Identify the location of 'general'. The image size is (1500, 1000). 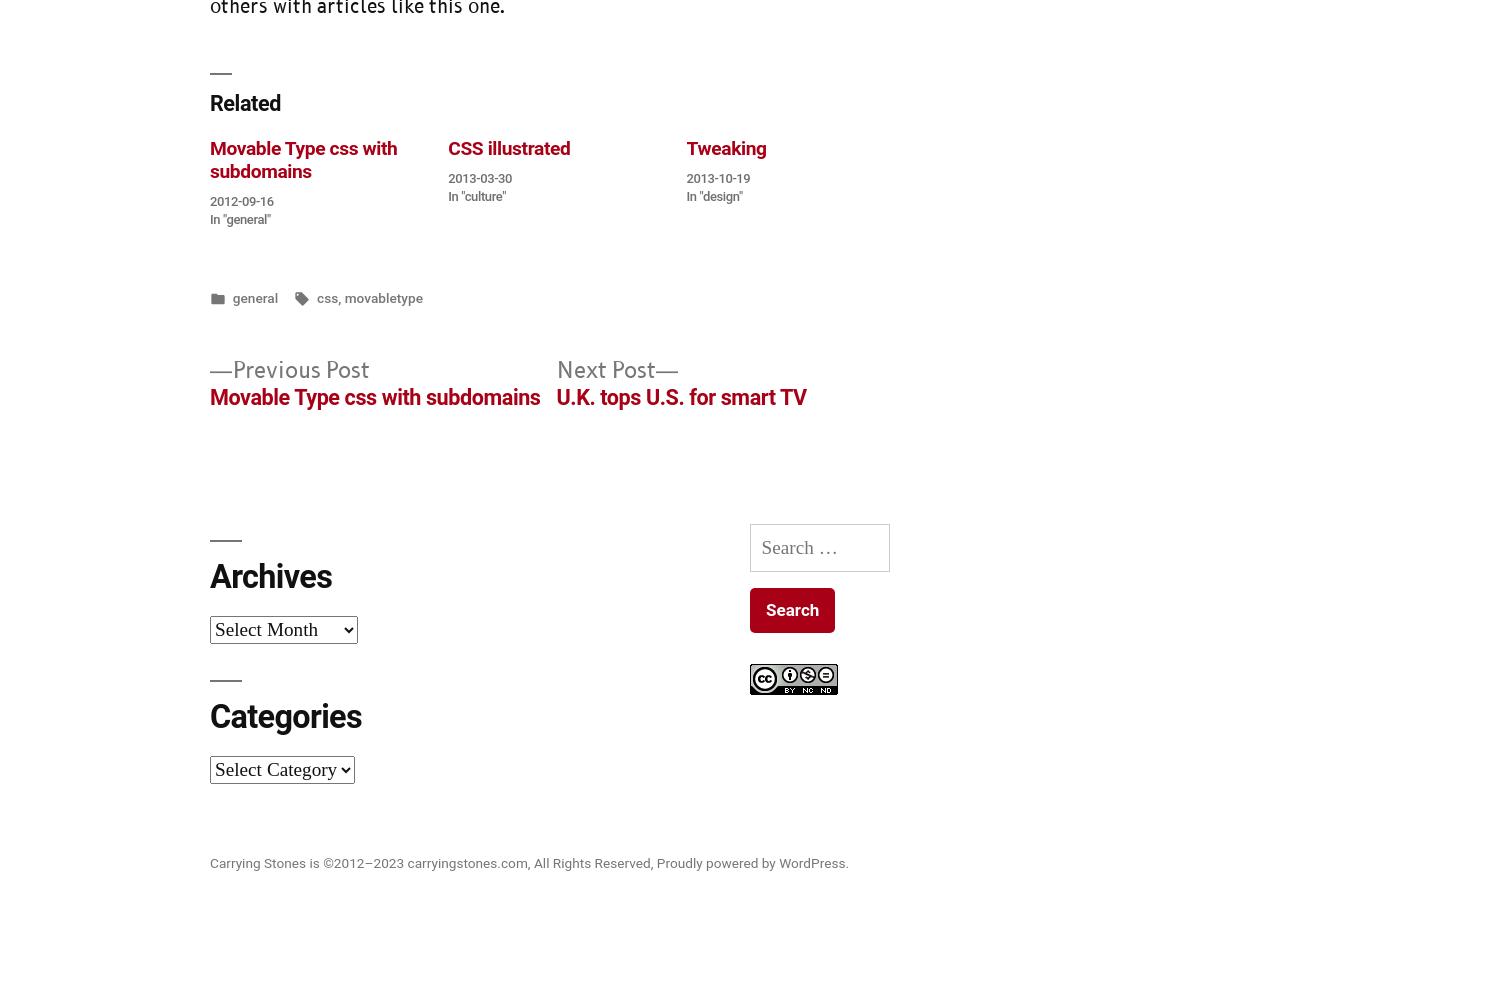
(255, 297).